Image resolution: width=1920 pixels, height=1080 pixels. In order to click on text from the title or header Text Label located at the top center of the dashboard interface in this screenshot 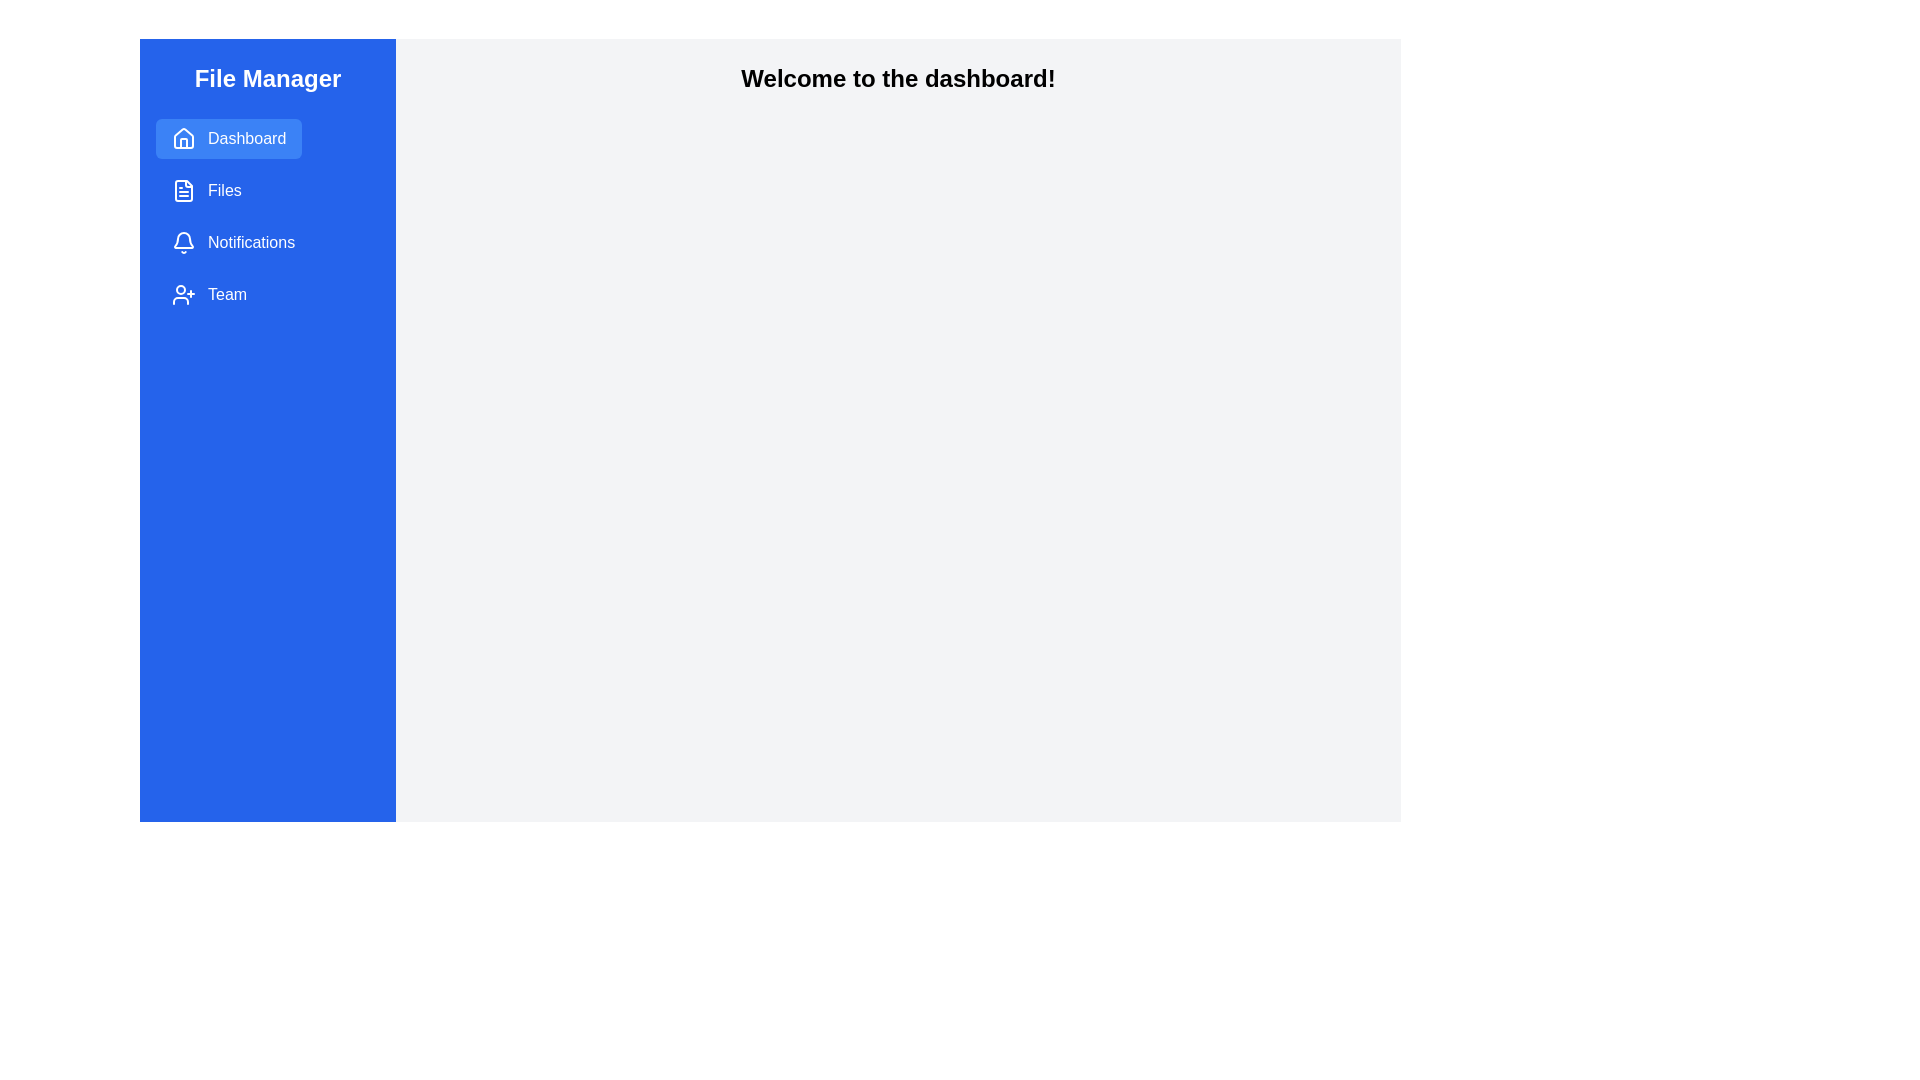, I will do `click(897, 77)`.